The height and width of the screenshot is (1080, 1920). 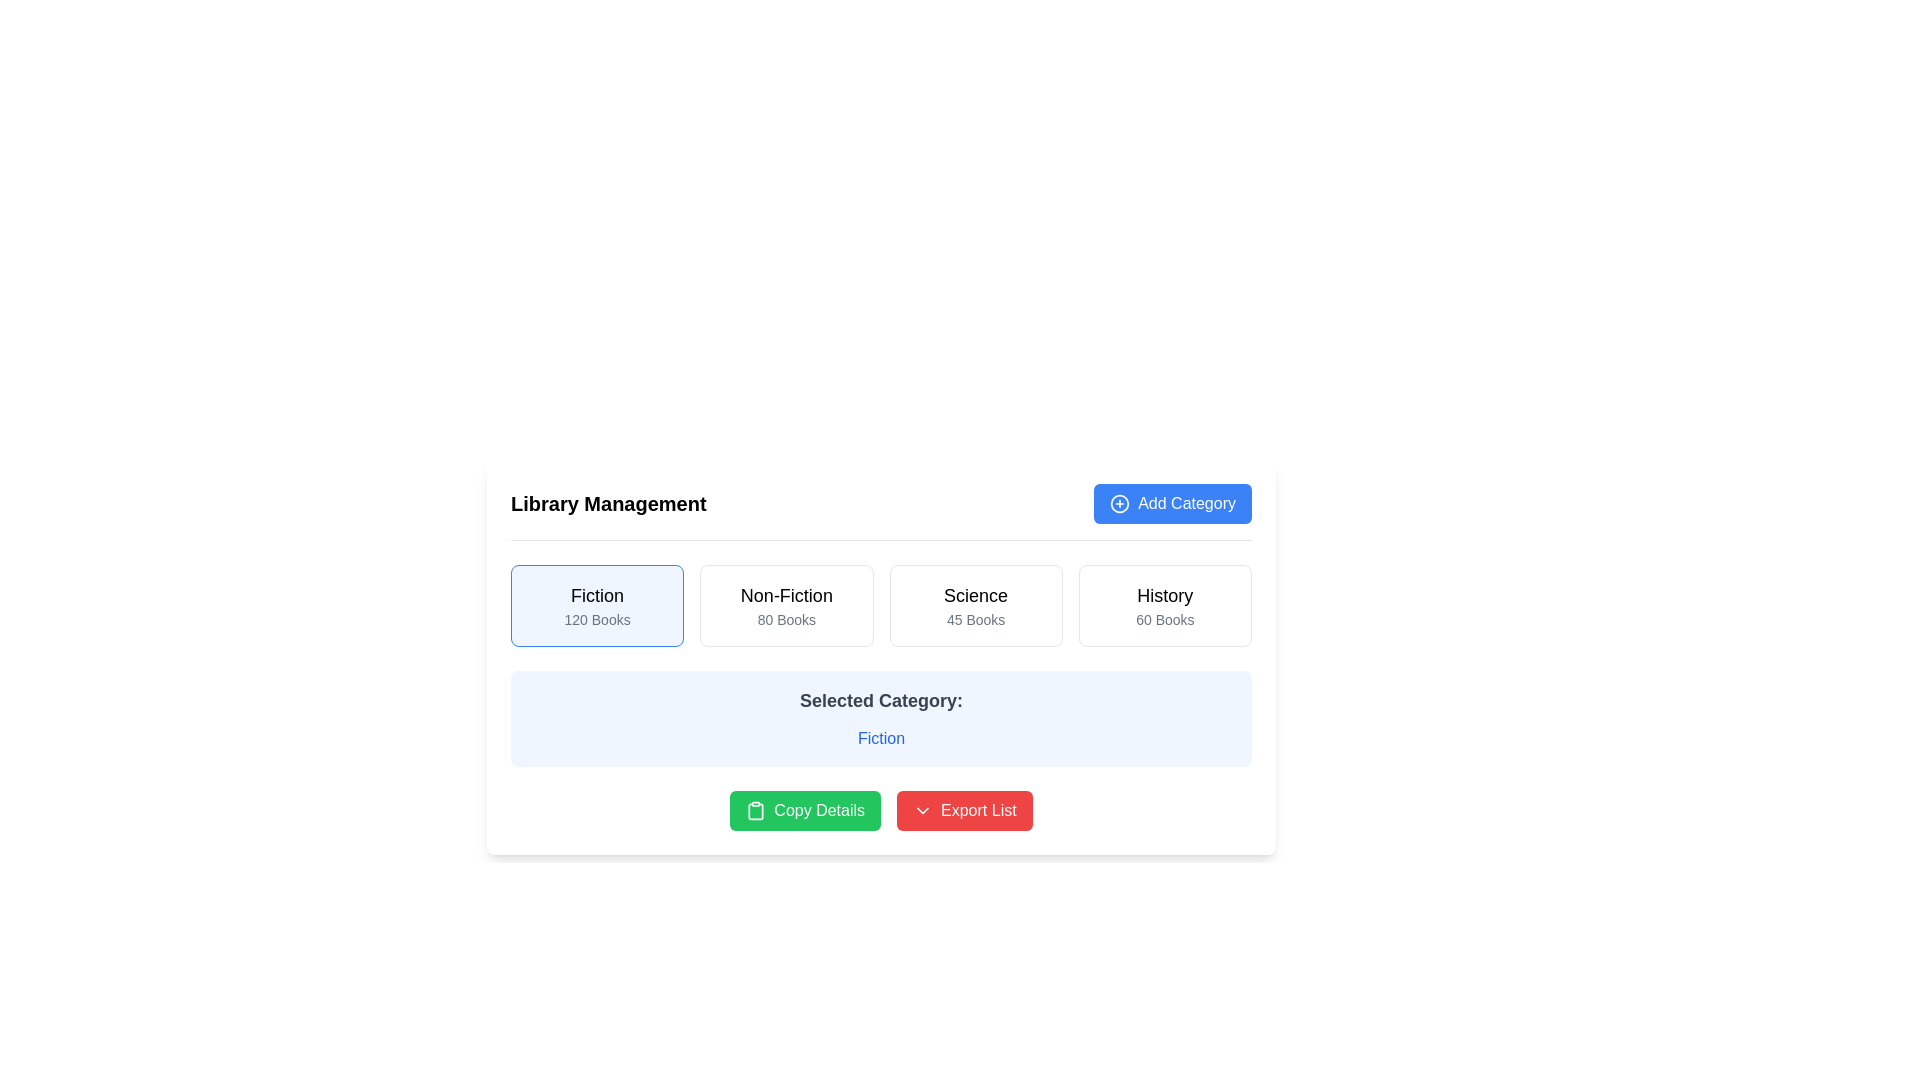 I want to click on the green button labeled 'Copy Details', so click(x=819, y=810).